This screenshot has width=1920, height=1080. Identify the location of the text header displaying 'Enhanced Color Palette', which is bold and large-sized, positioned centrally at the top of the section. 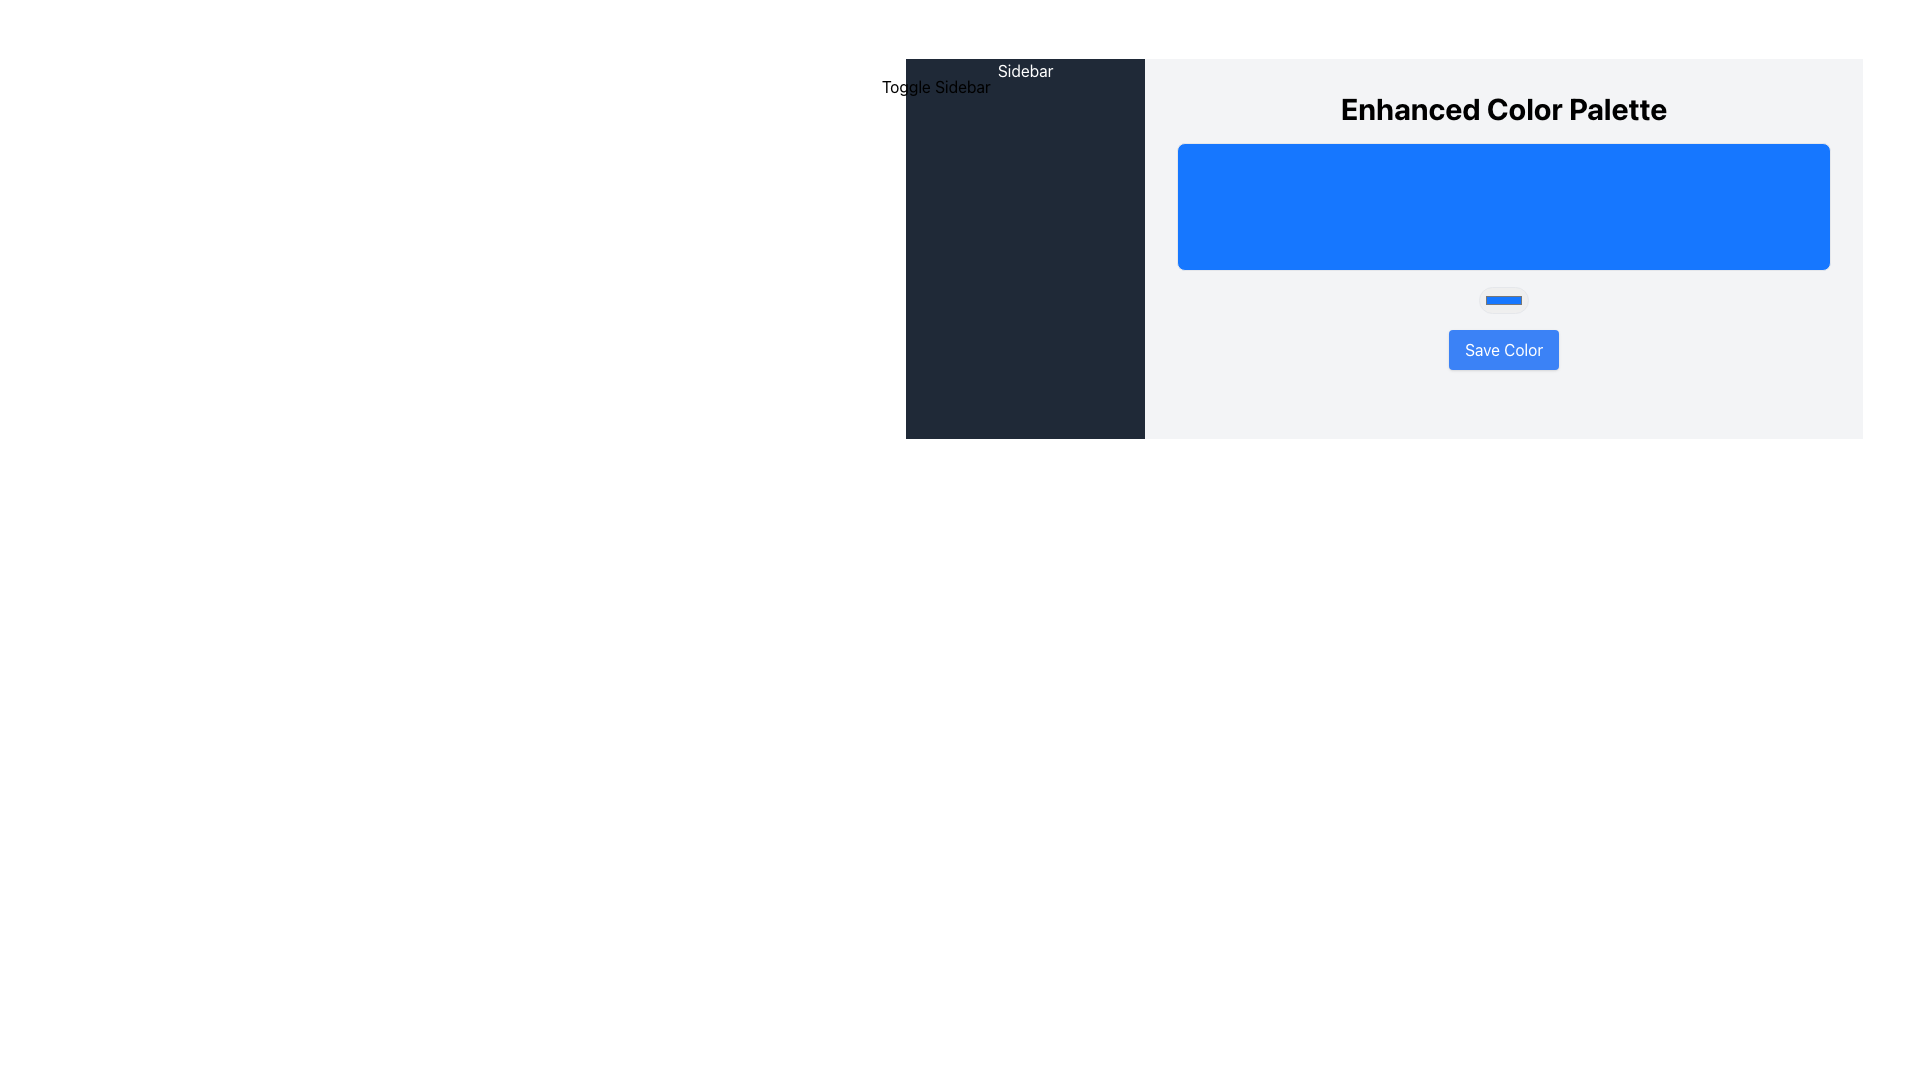
(1504, 108).